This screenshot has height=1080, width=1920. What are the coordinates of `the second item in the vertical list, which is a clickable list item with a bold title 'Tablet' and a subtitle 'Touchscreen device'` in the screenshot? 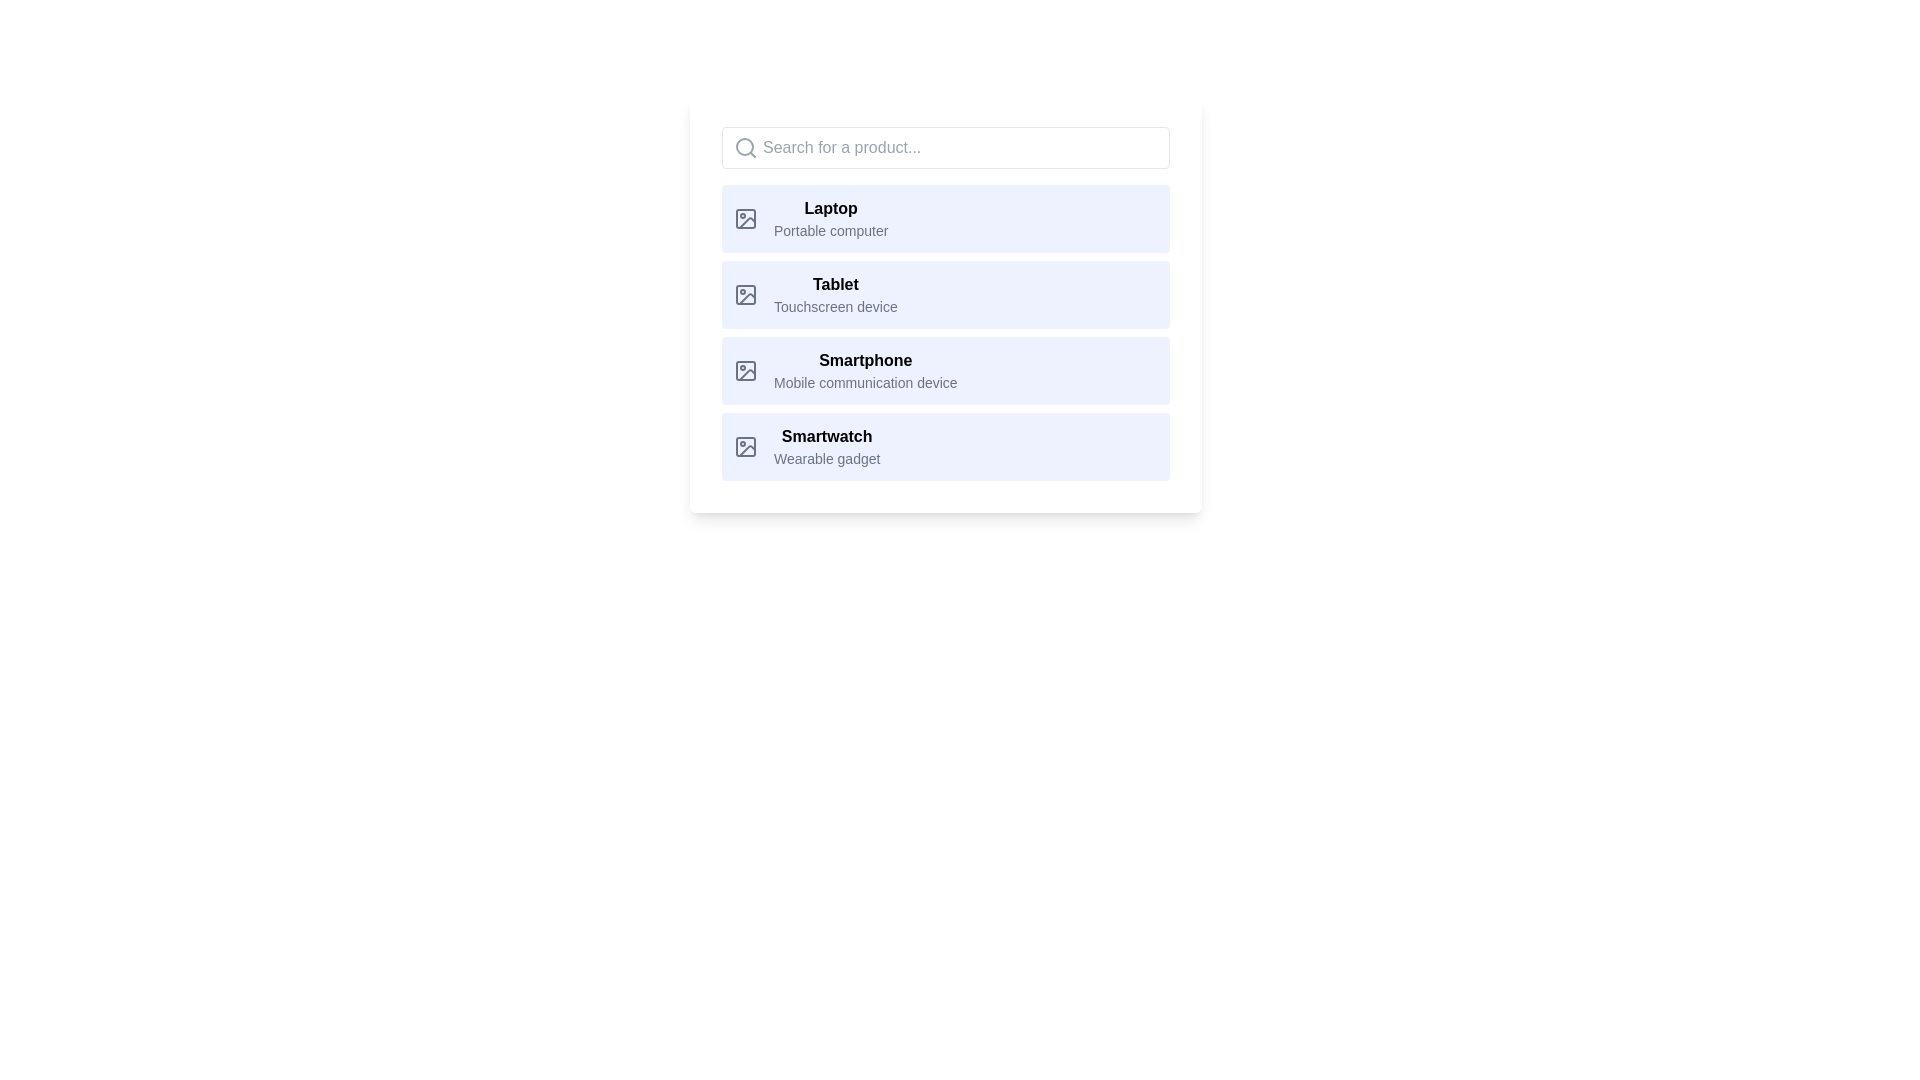 It's located at (944, 294).